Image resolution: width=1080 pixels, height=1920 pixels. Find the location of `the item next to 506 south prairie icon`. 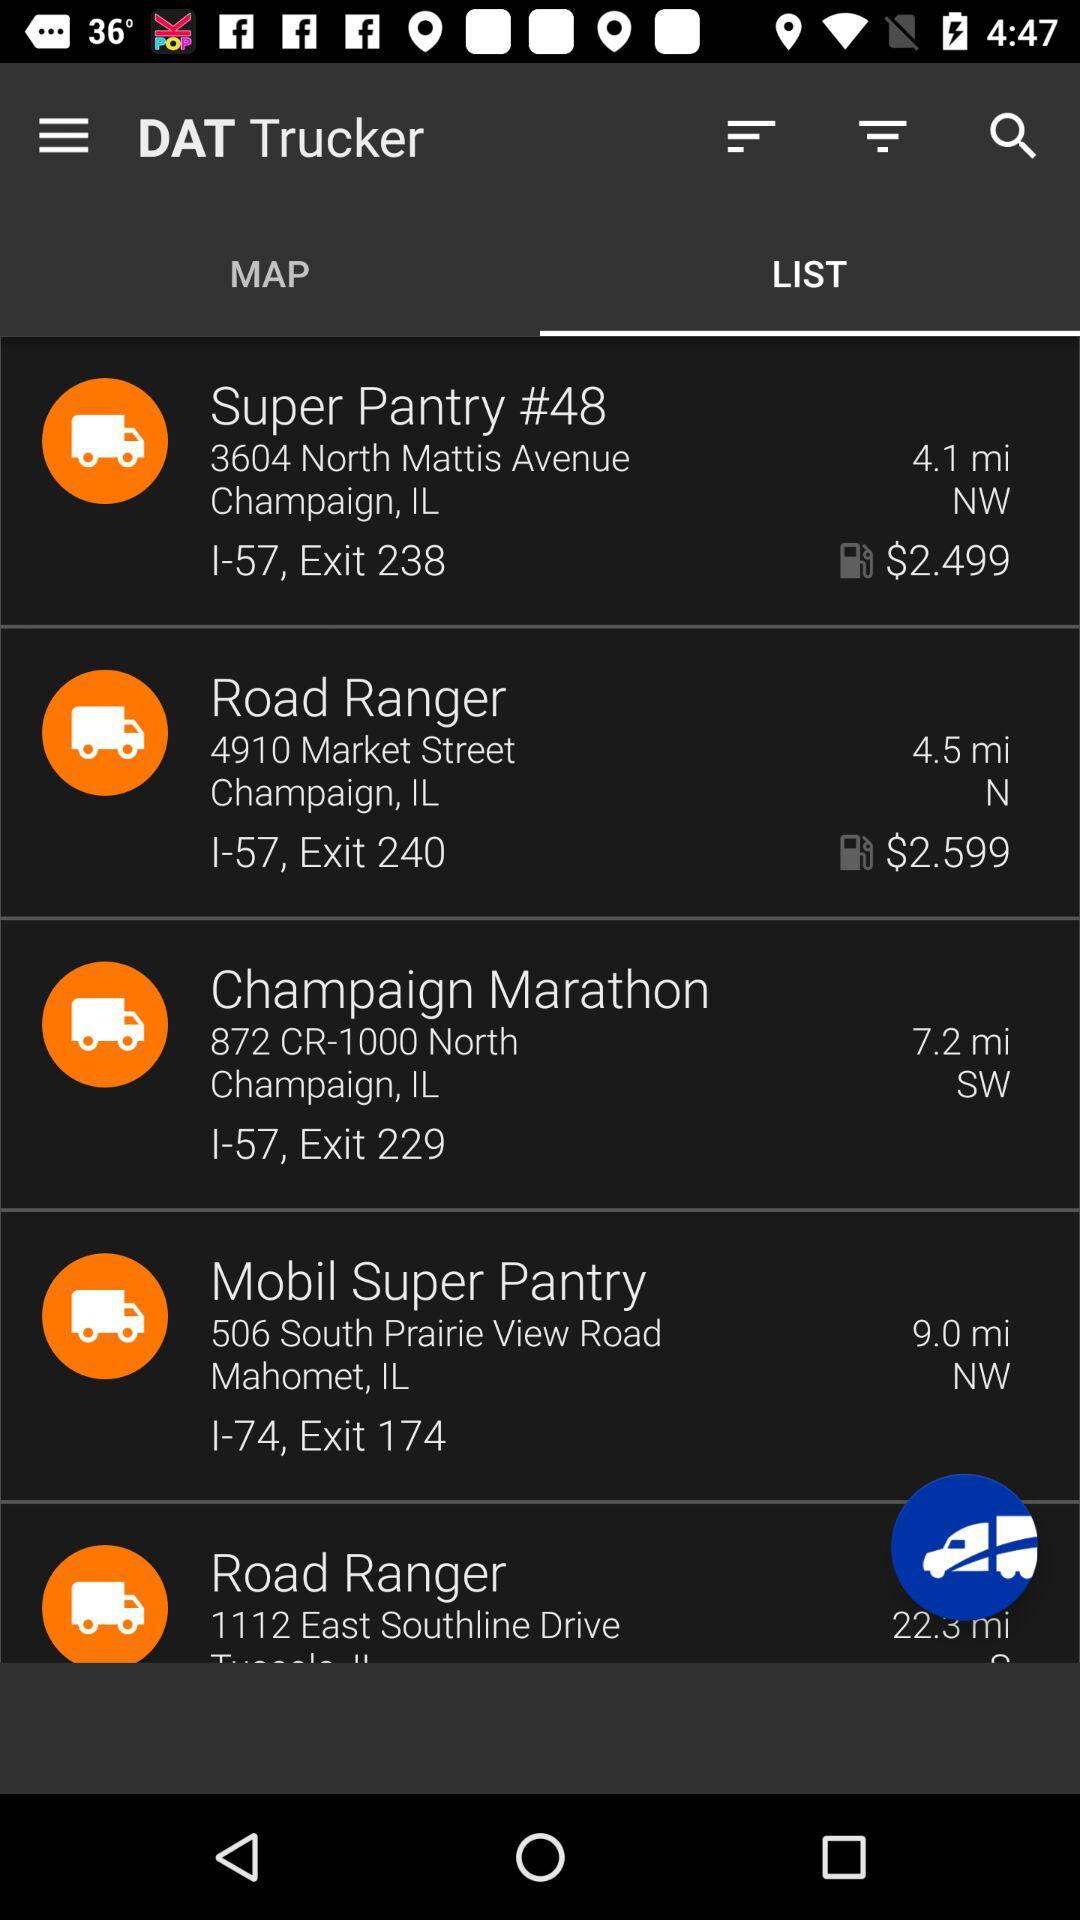

the item next to 506 south prairie icon is located at coordinates (960, 1333).